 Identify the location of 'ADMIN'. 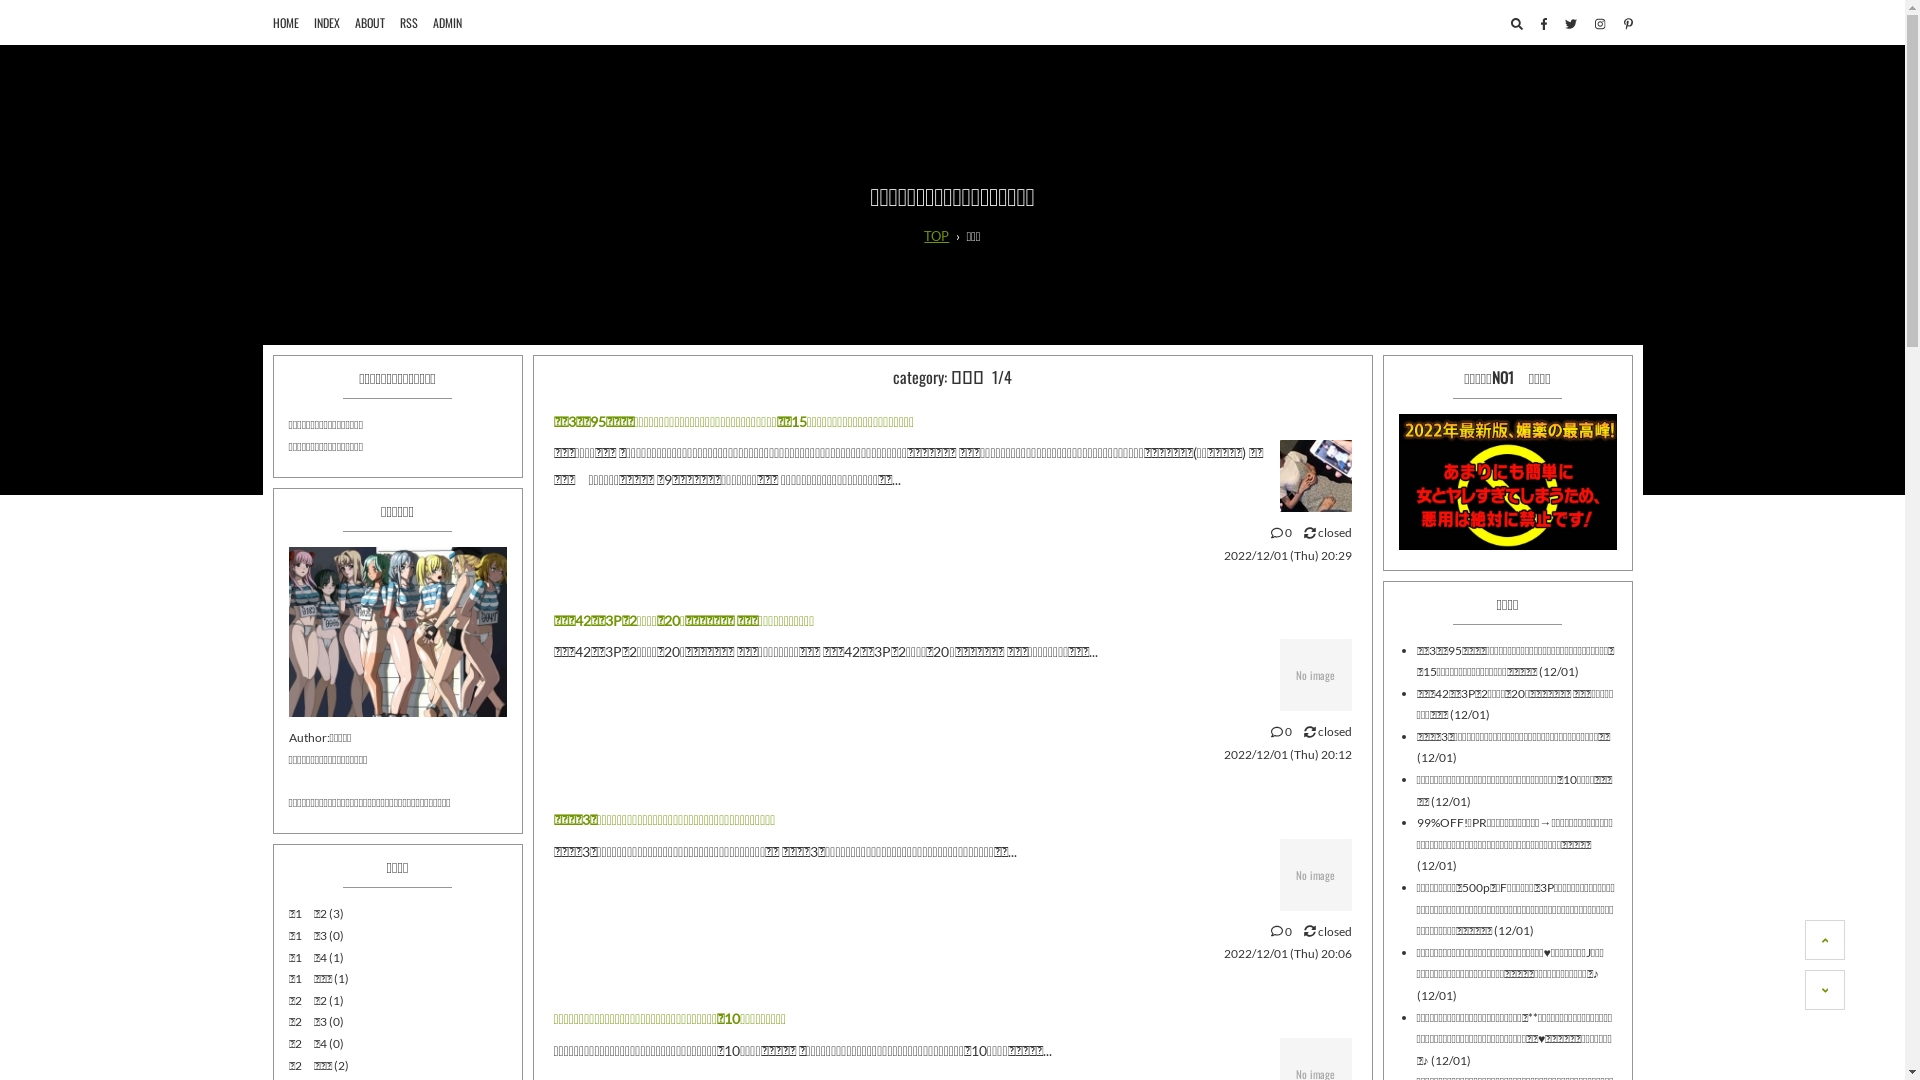
(445, 22).